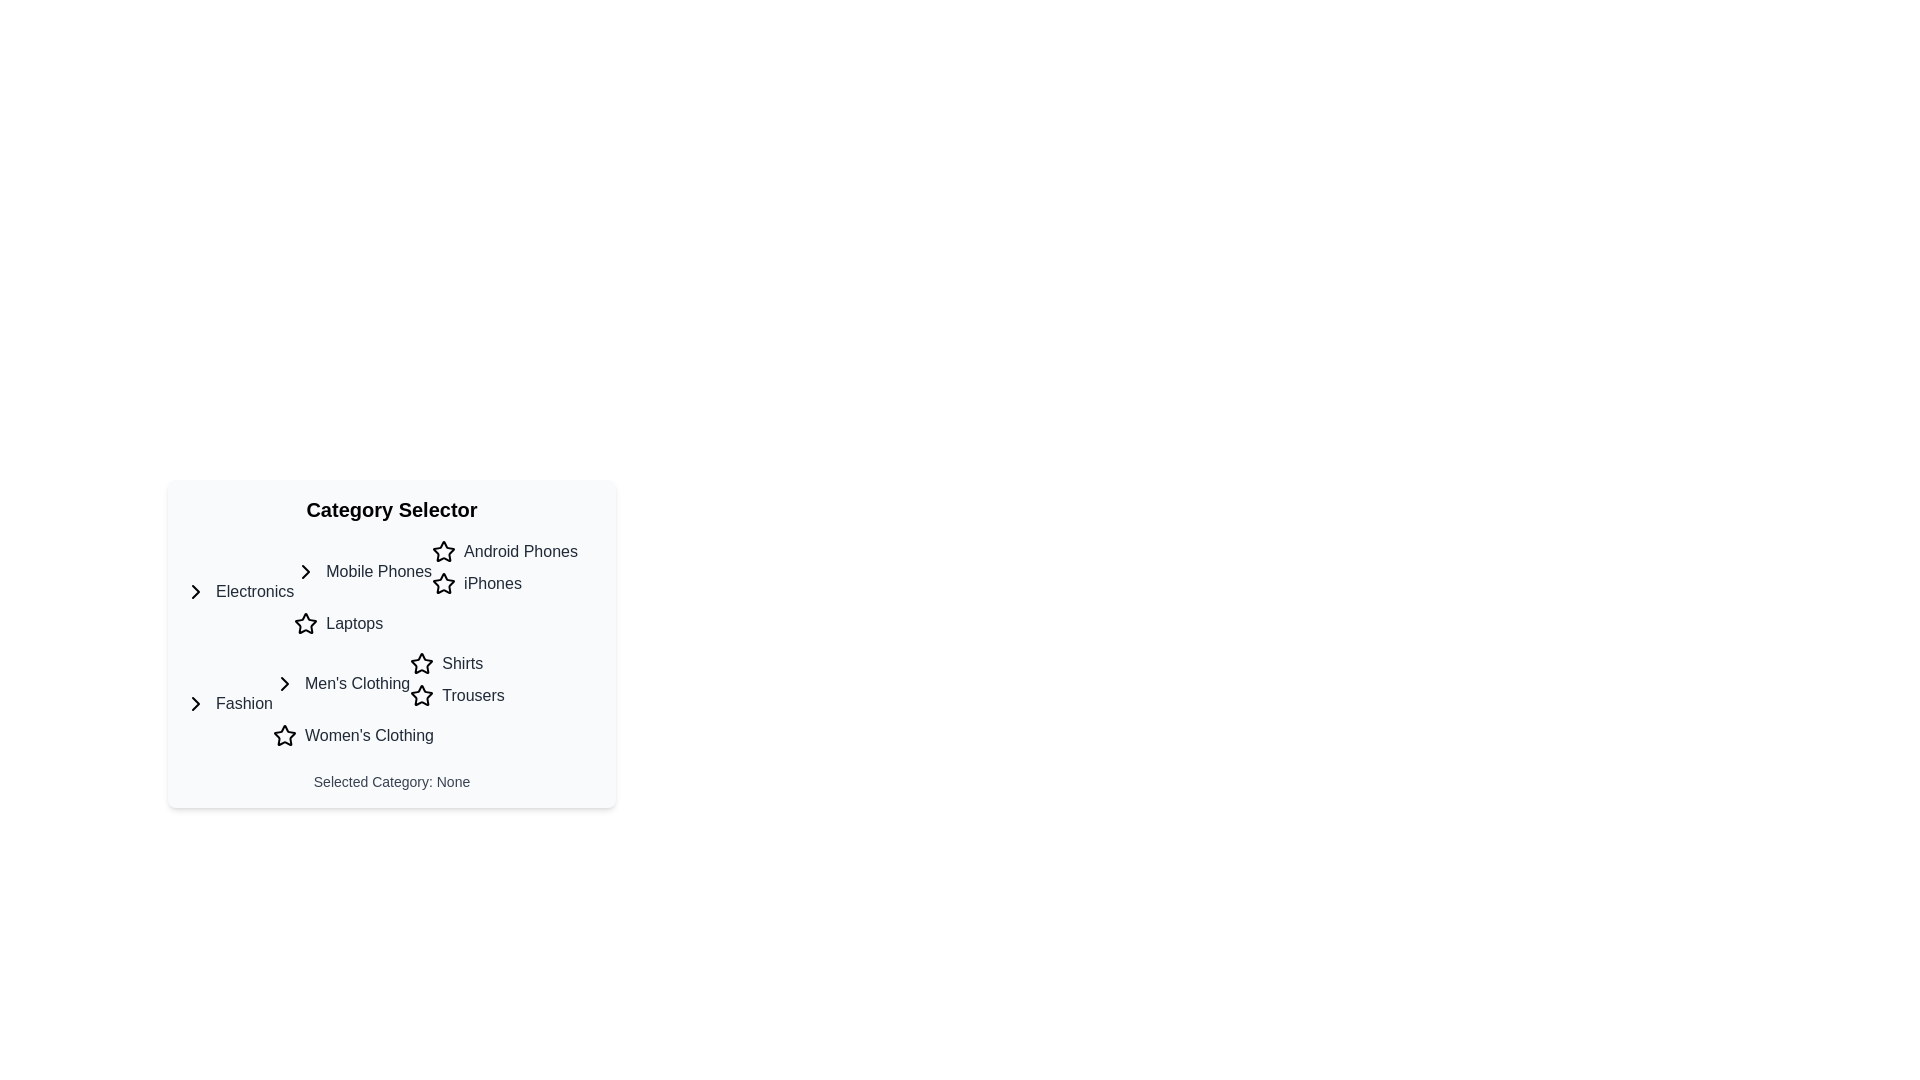 The image size is (1920, 1080). Describe the element at coordinates (196, 703) in the screenshot. I see `the chevron-right icon located to the left of the 'Fashion' label in the category hierarchy UI` at that location.